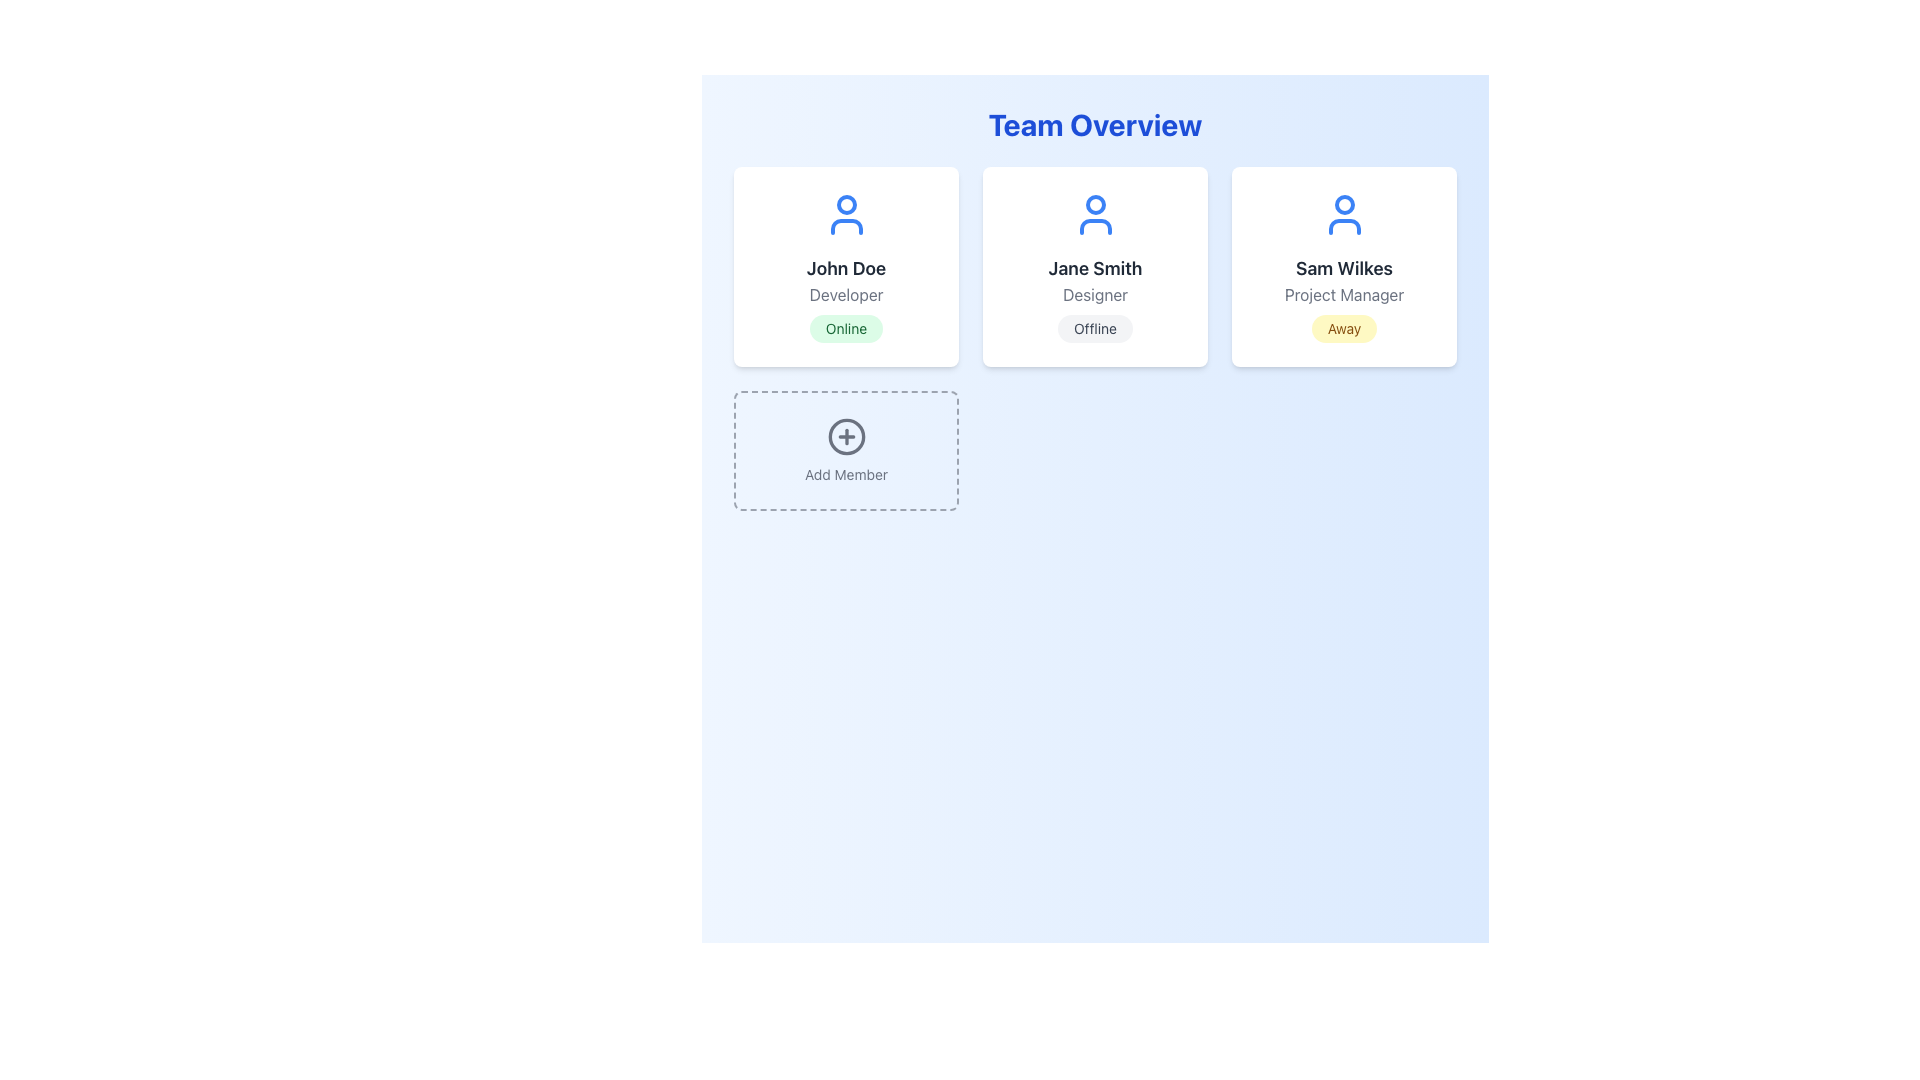 The height and width of the screenshot is (1080, 1920). What do you see at coordinates (846, 327) in the screenshot?
I see `the status represented by the oval badge with a light green background and green text reading 'Online' located within the profile tile for 'John Doe'` at bounding box center [846, 327].